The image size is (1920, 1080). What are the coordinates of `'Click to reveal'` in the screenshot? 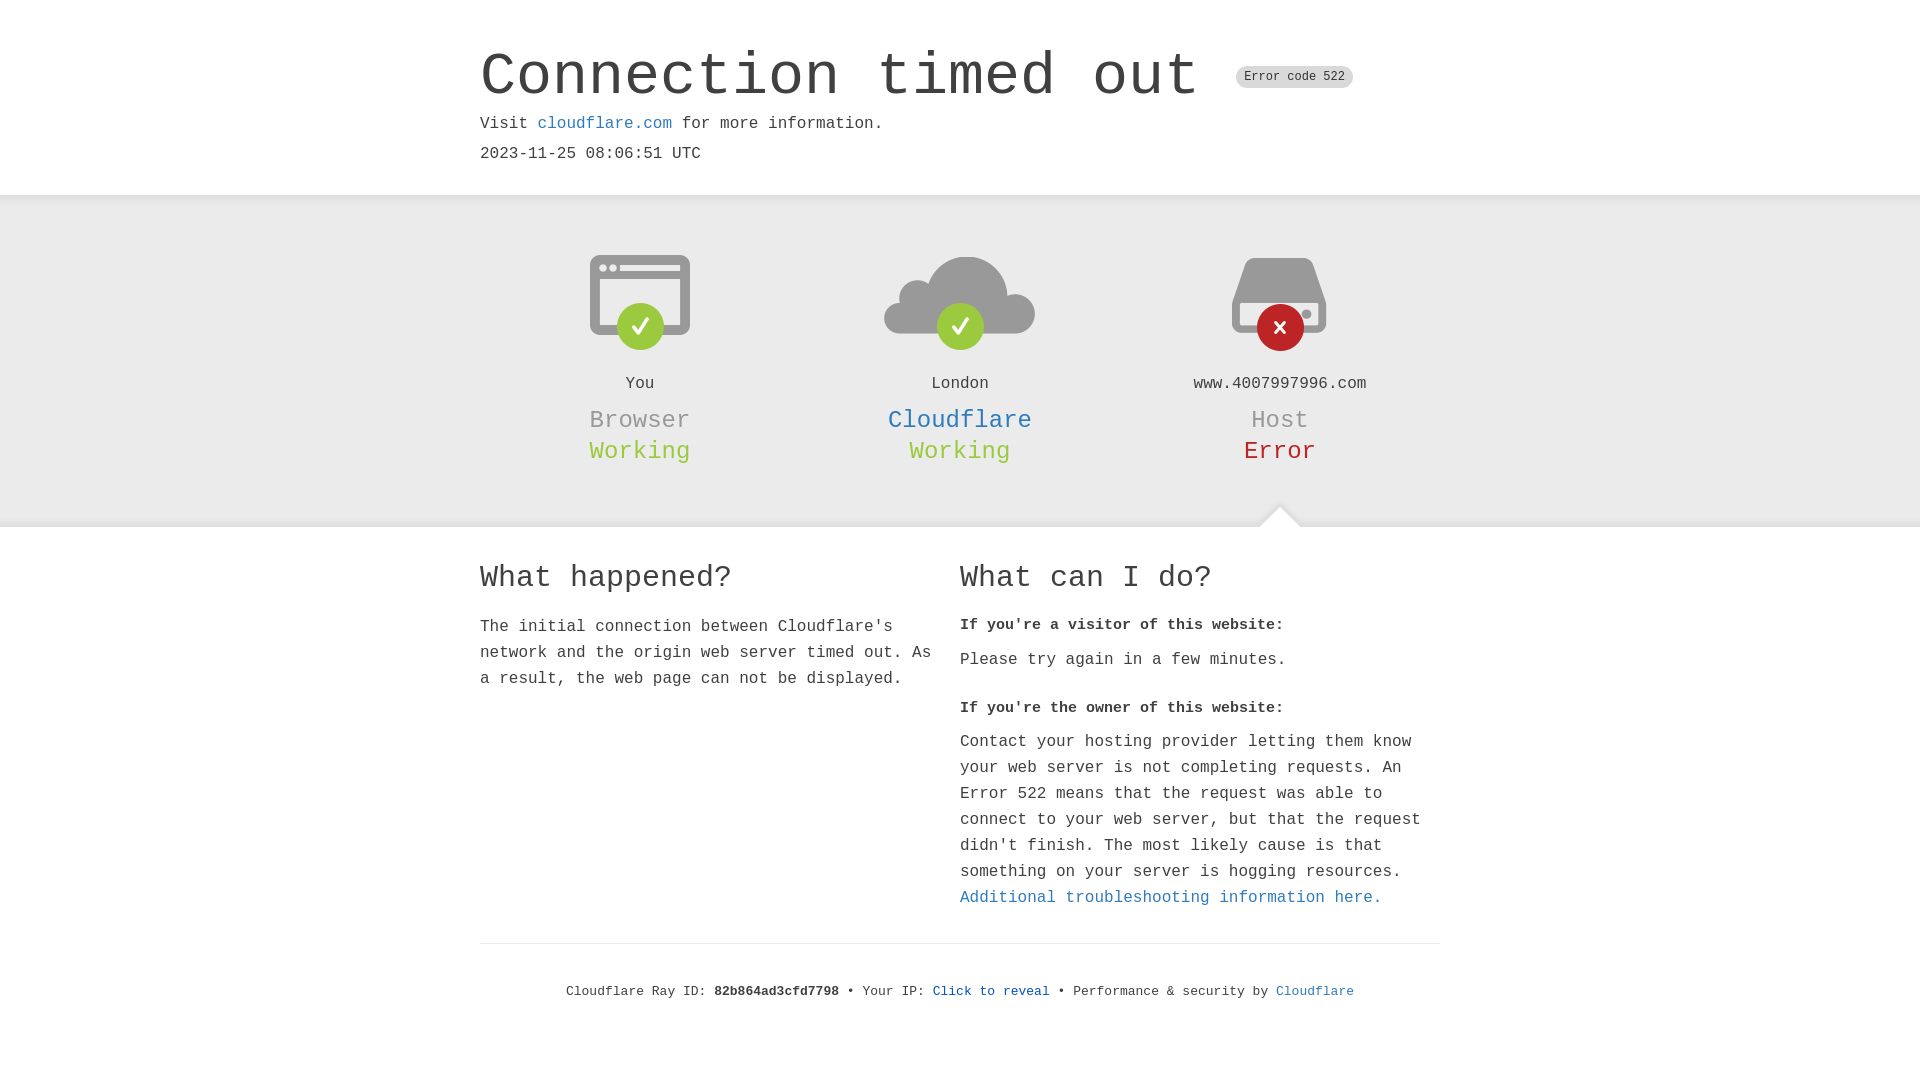 It's located at (991, 991).